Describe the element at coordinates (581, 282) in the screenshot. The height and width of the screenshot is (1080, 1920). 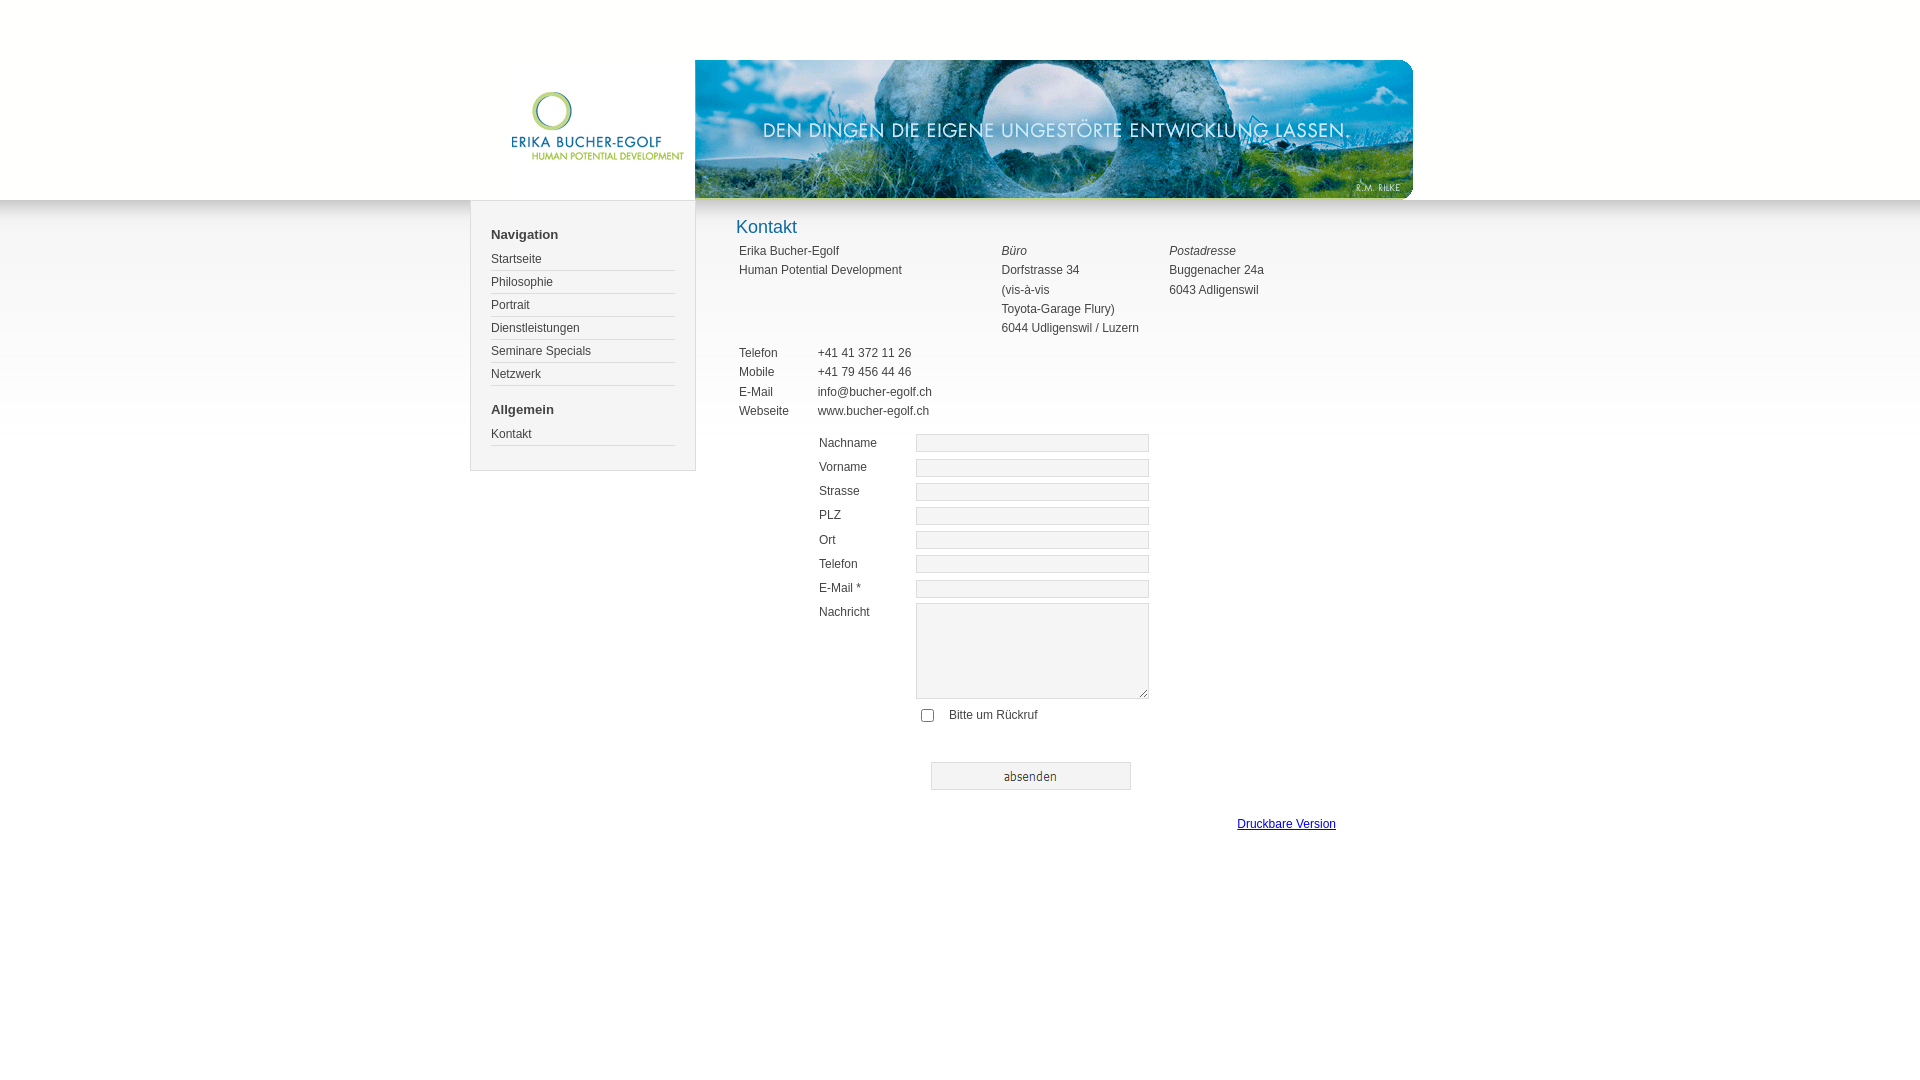
I see `'Philosophie'` at that location.